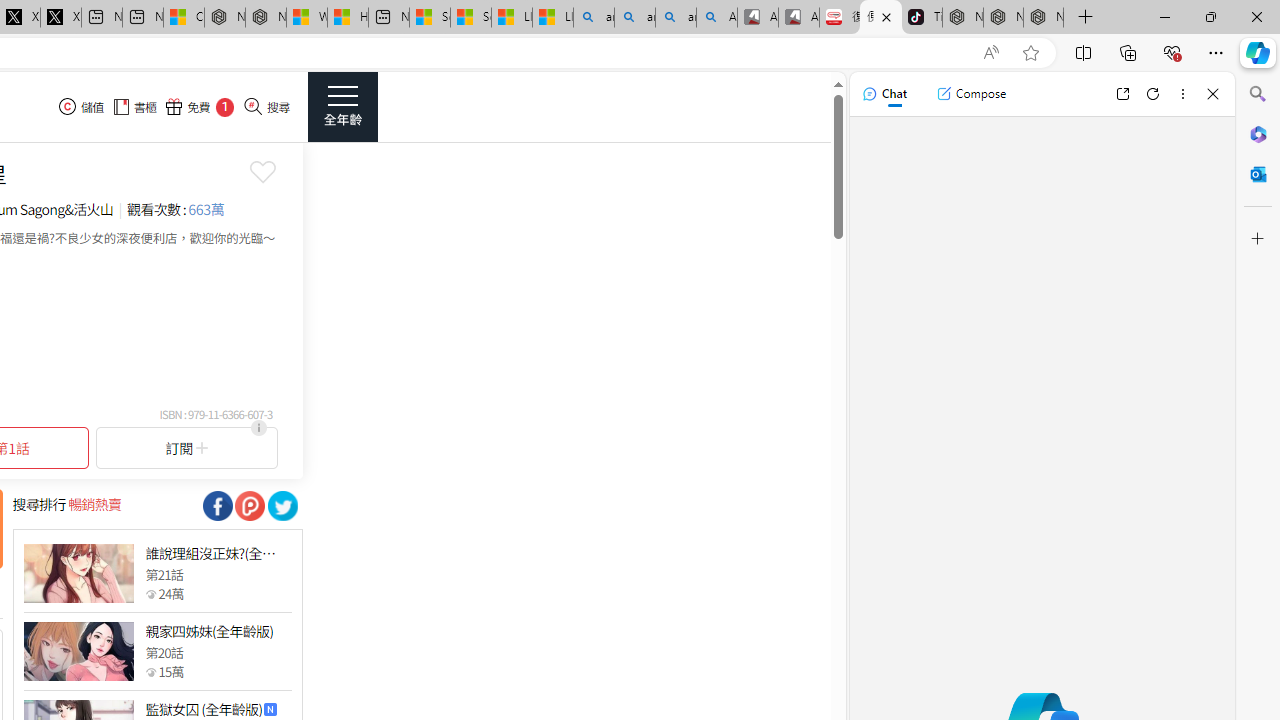  What do you see at coordinates (633, 17) in the screenshot?
I see `'amazon - Search'` at bounding box center [633, 17].